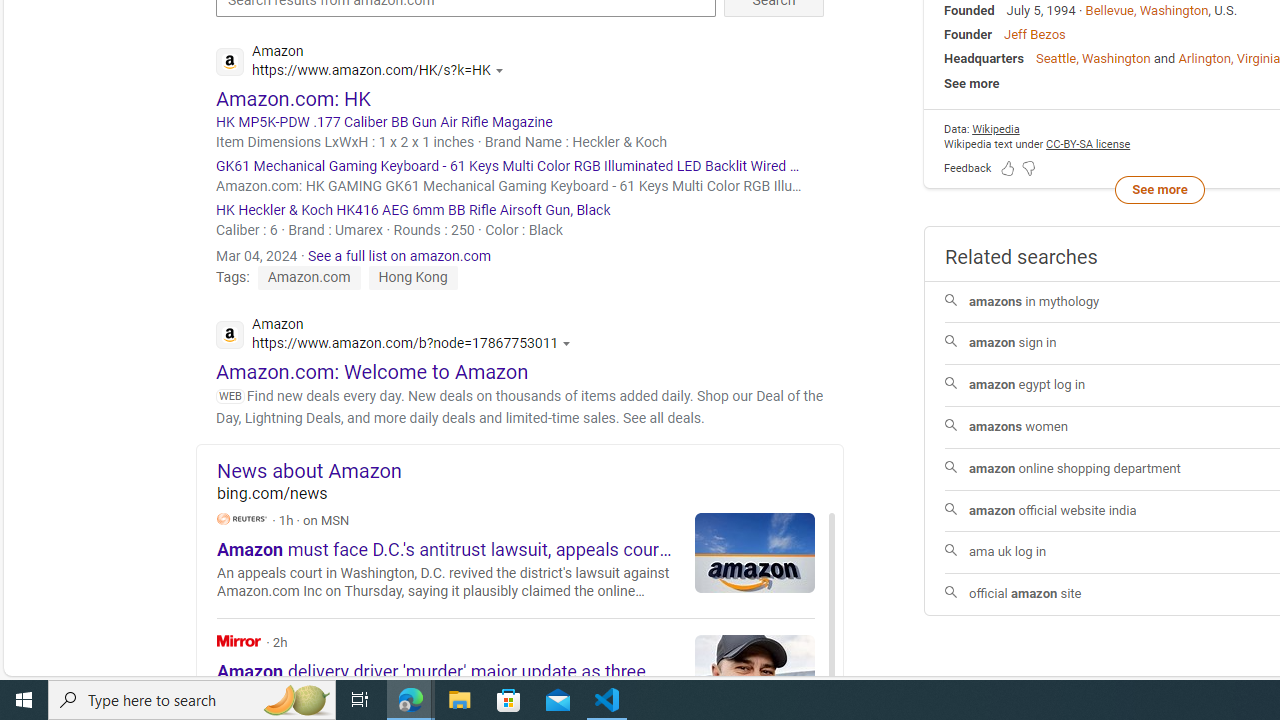 The image size is (1280, 720). I want to click on 'Seattle, Washington', so click(1092, 57).